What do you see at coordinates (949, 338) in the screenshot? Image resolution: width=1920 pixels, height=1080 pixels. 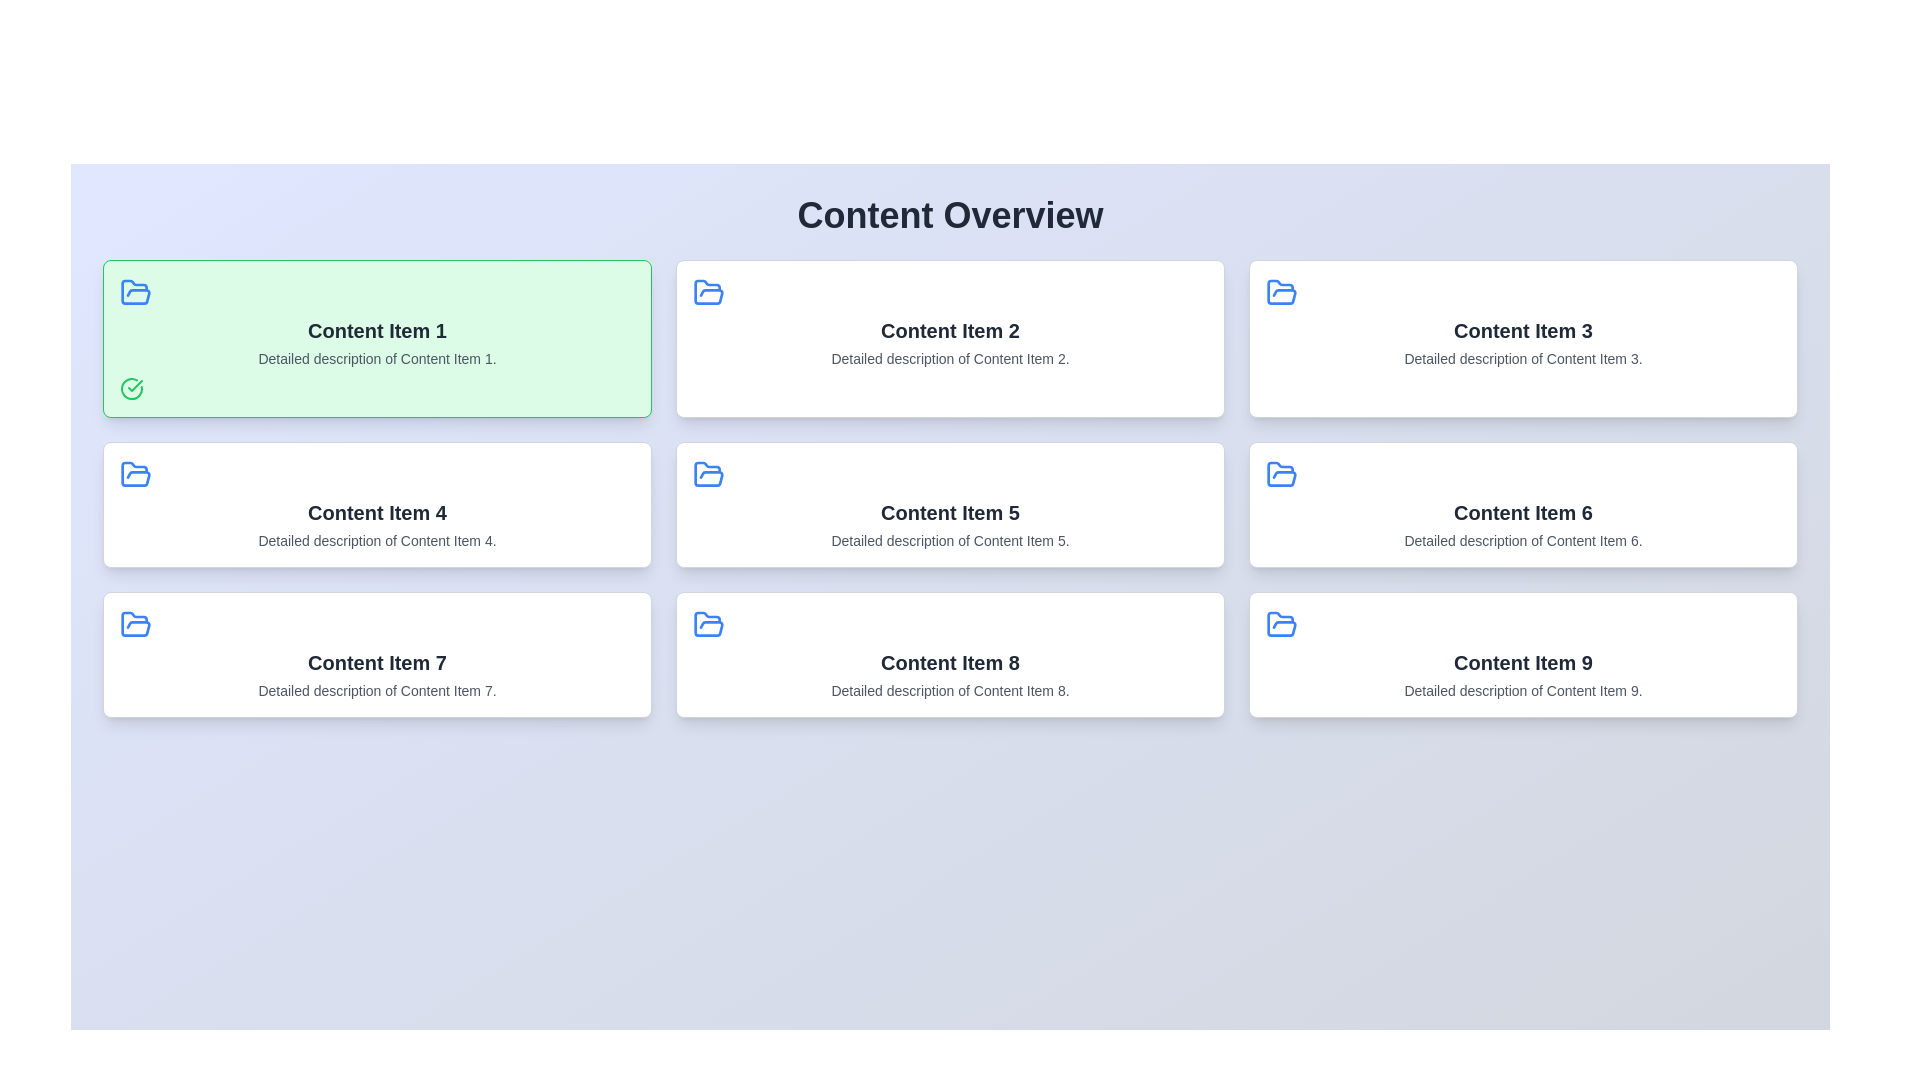 I see `the display card for 'Content Item 2'` at bounding box center [949, 338].